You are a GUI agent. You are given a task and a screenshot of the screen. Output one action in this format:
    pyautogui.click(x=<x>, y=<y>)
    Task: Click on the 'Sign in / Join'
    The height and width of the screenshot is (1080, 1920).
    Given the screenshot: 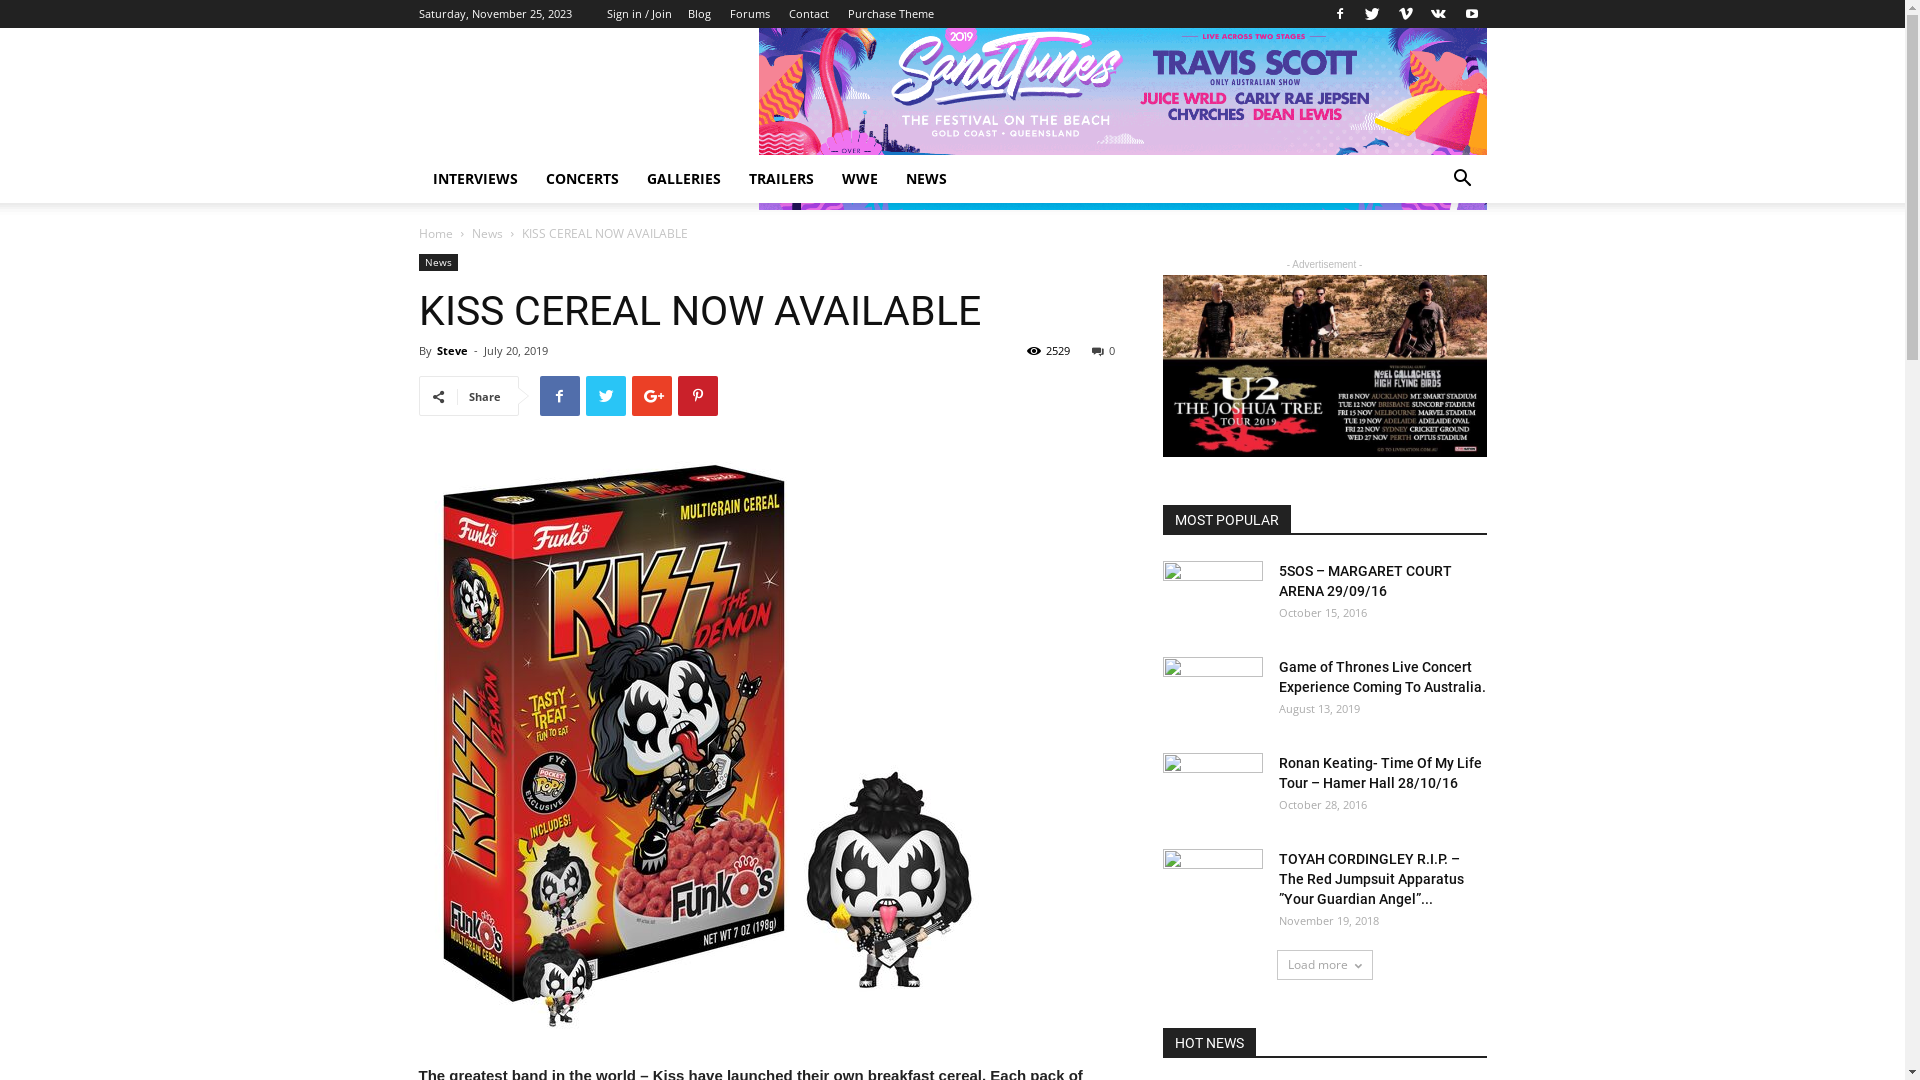 What is the action you would take?
    pyautogui.click(x=637, y=13)
    